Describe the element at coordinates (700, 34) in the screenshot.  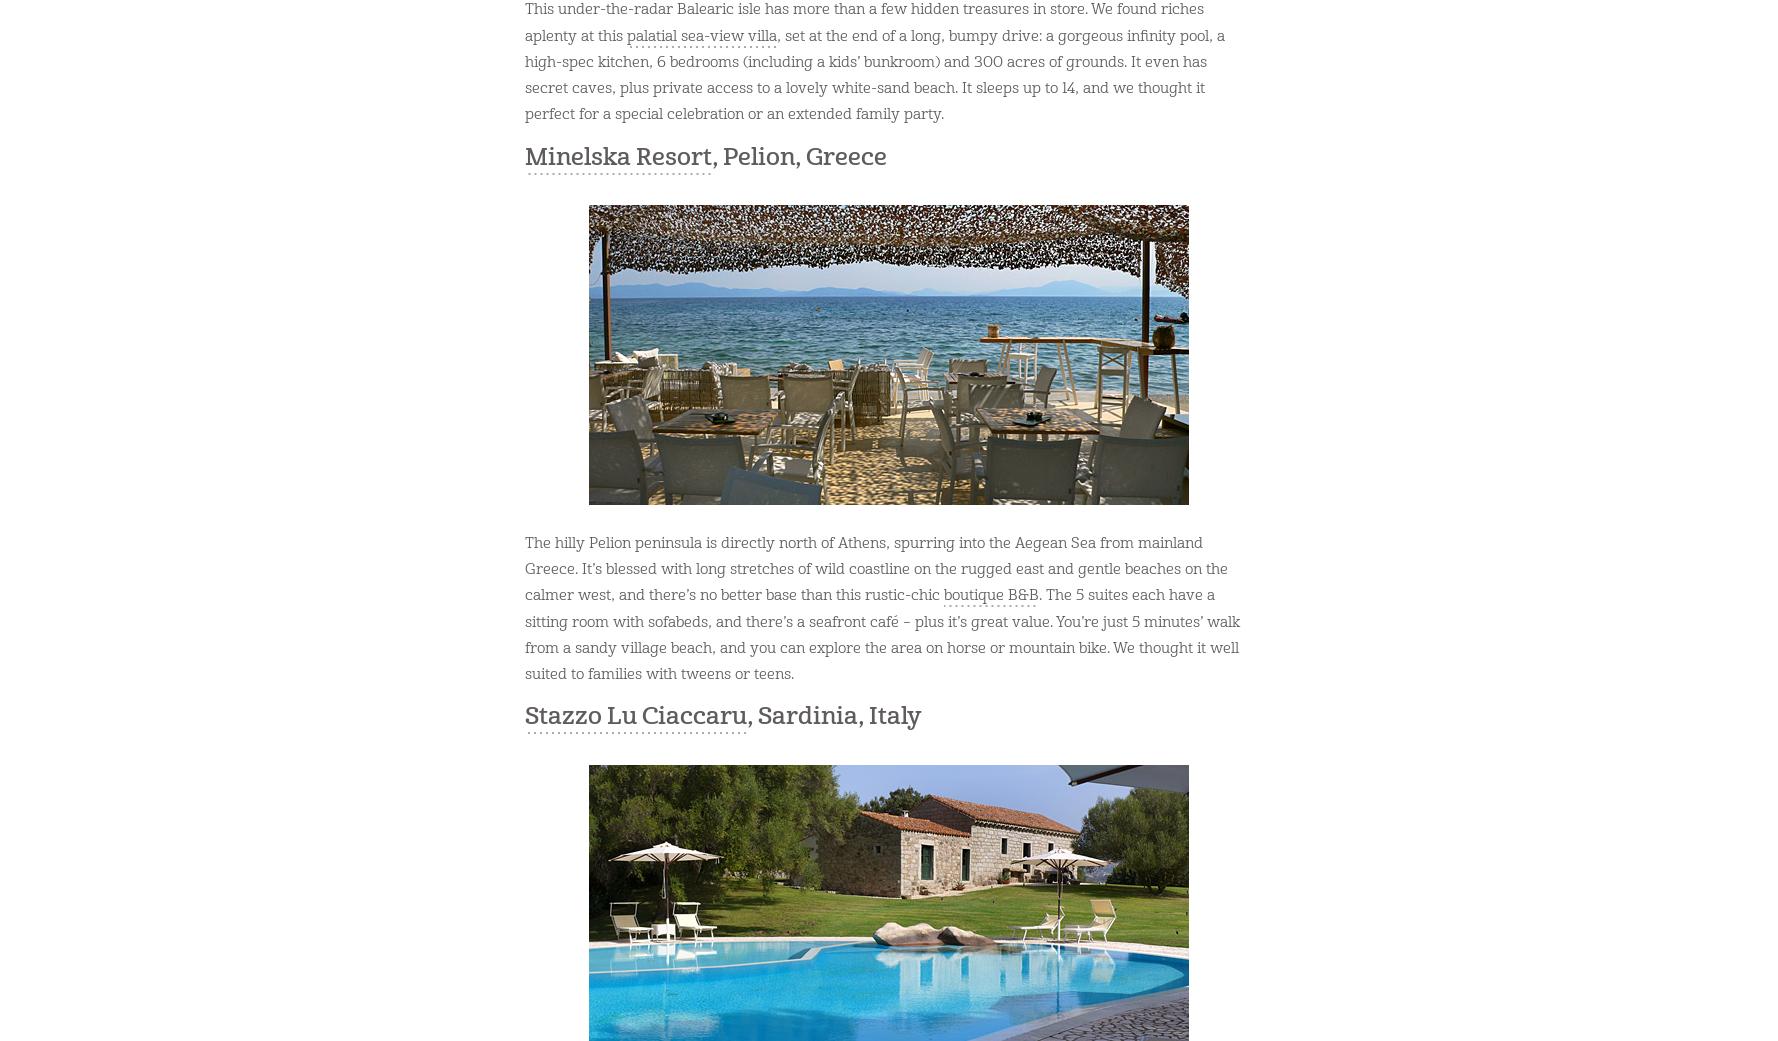
I see `'palatial sea-view villa'` at that location.